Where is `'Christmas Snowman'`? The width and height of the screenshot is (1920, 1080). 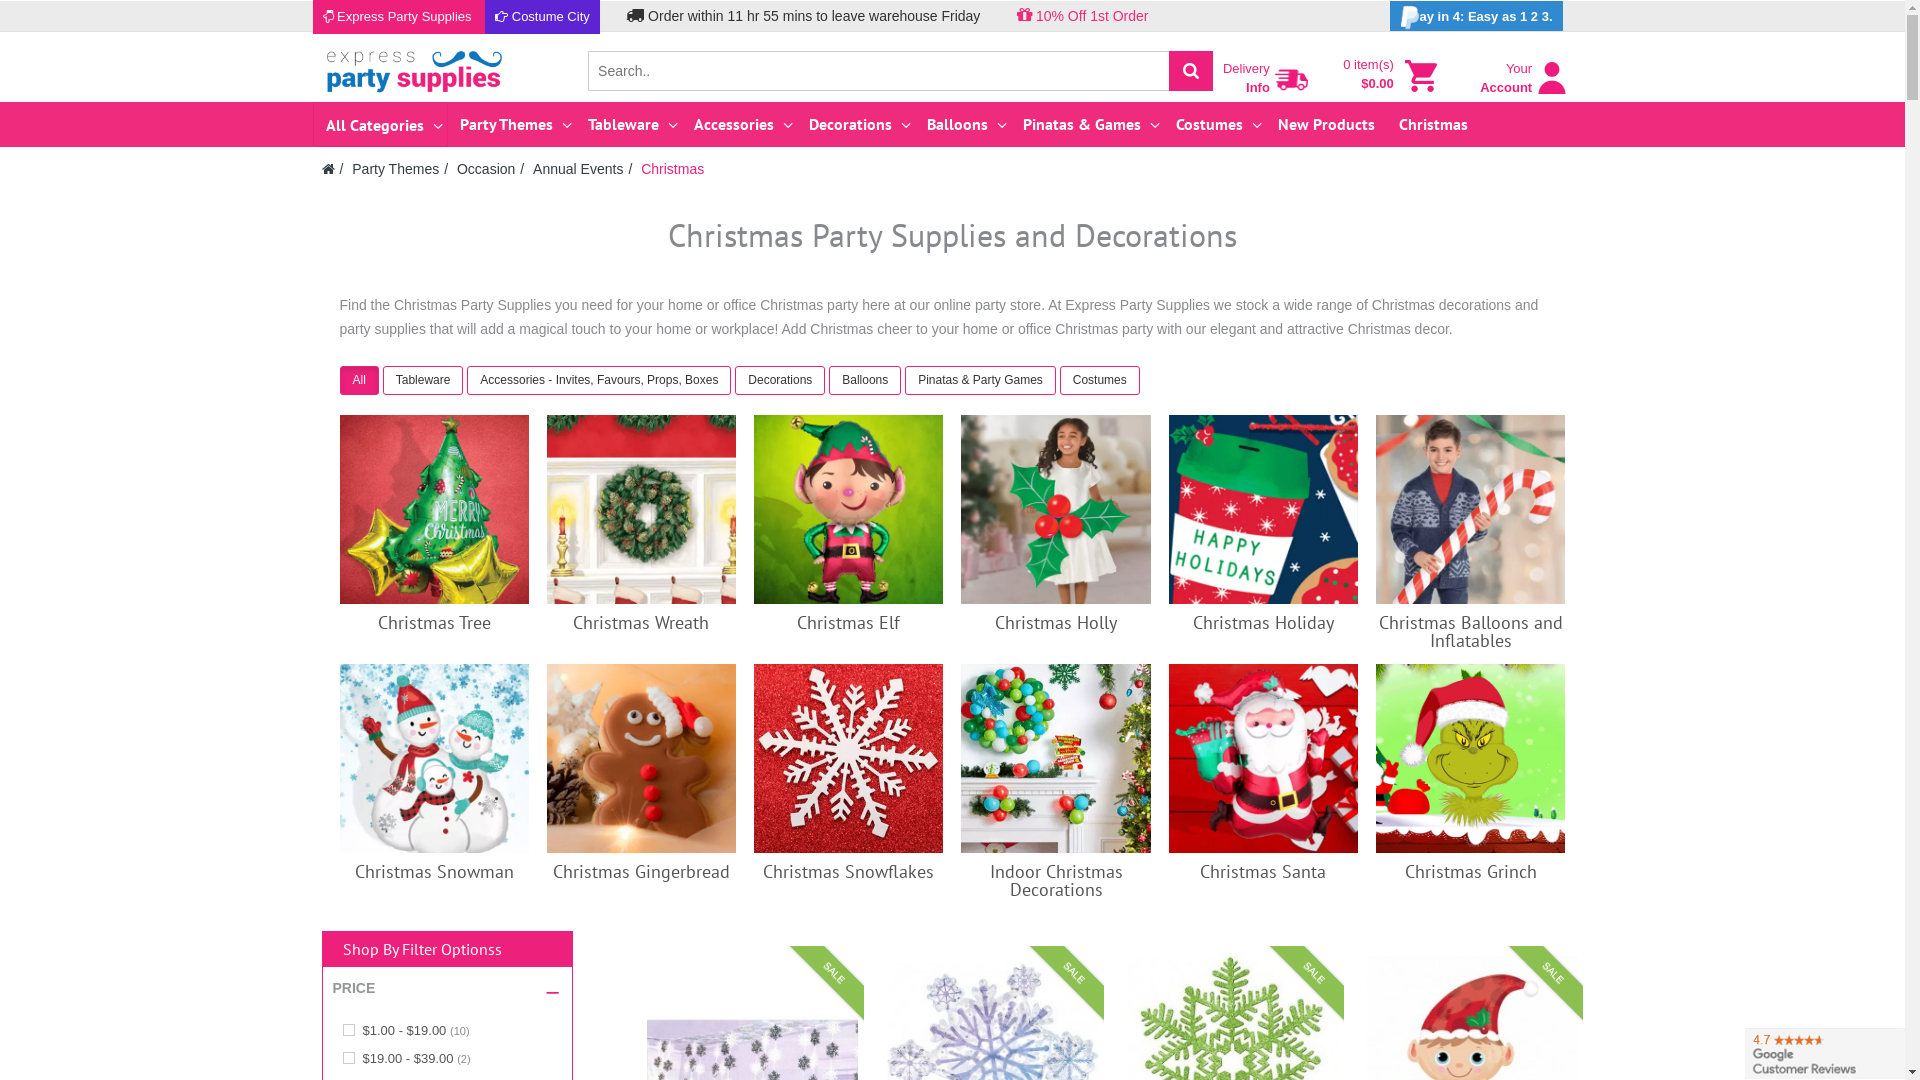 'Christmas Snowman' is located at coordinates (433, 758).